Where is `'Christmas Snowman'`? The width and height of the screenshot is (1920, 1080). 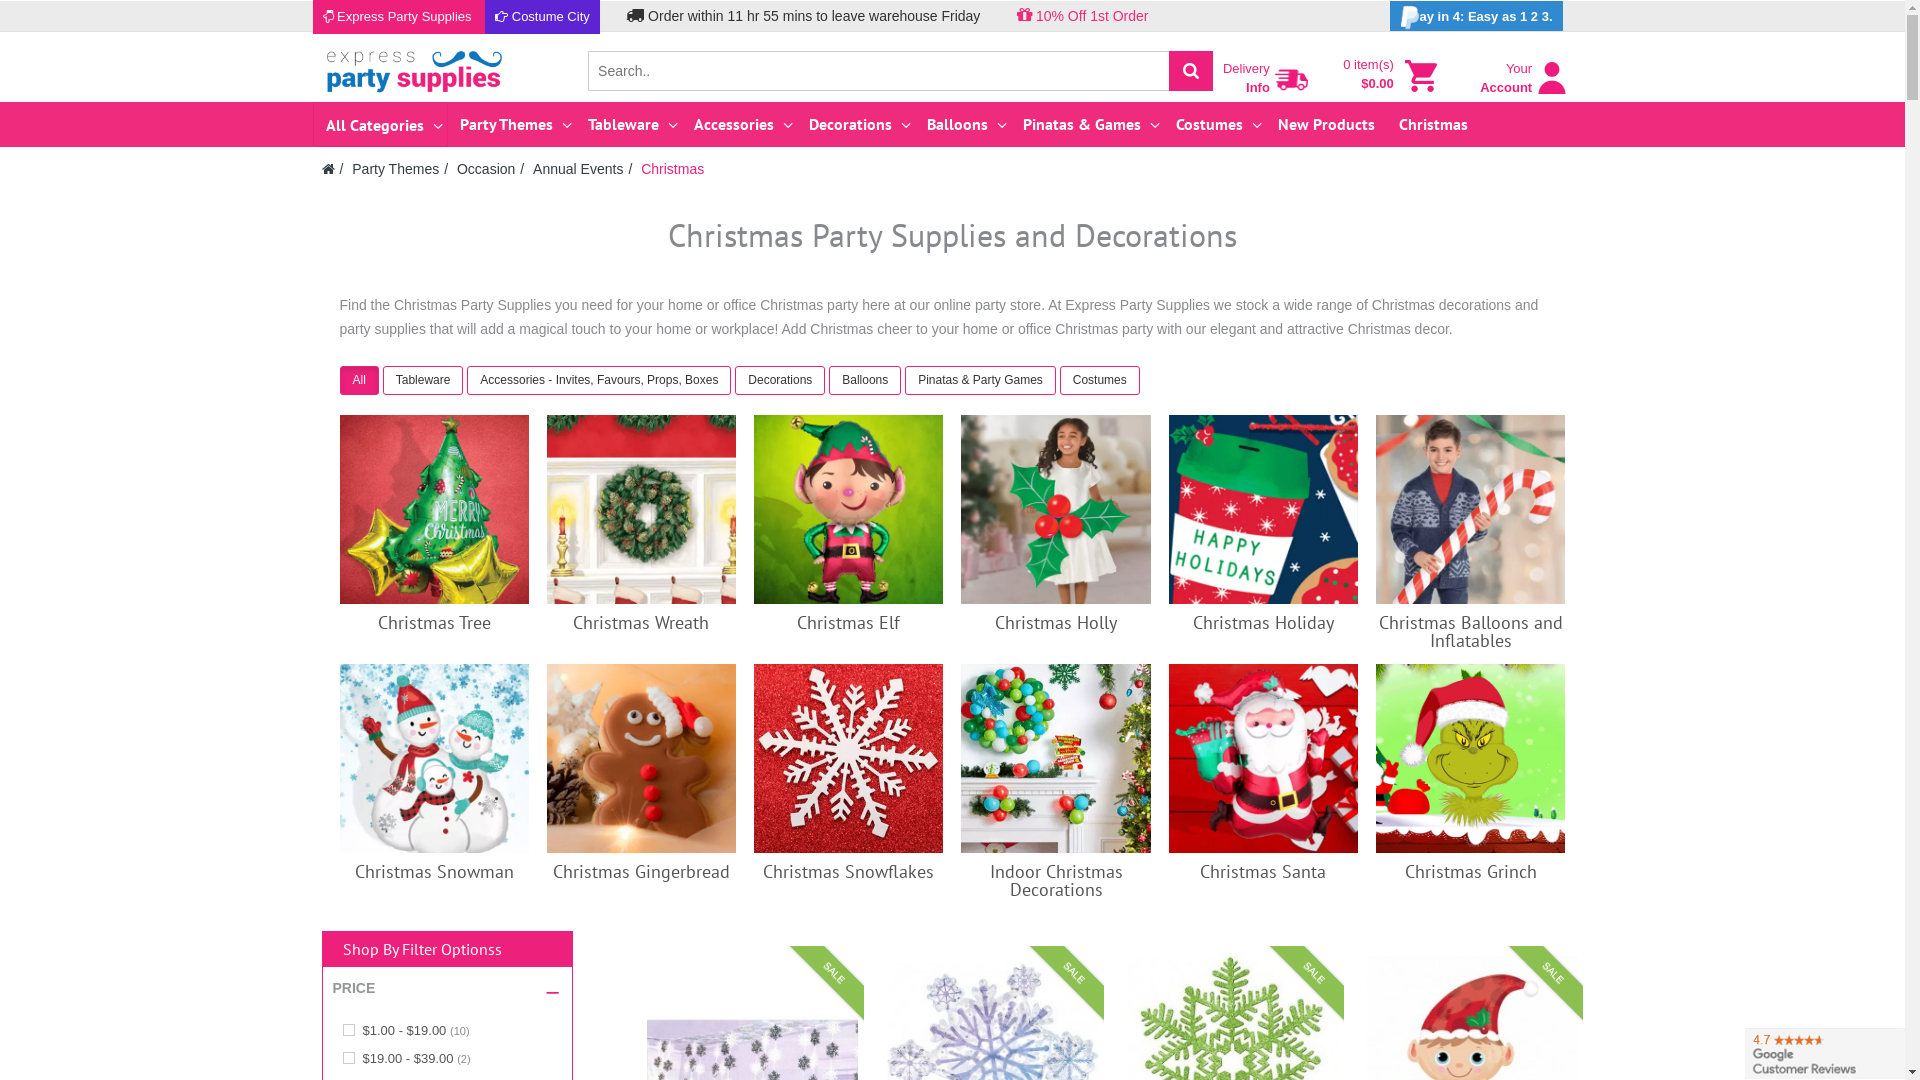 'Christmas Snowman' is located at coordinates (433, 758).